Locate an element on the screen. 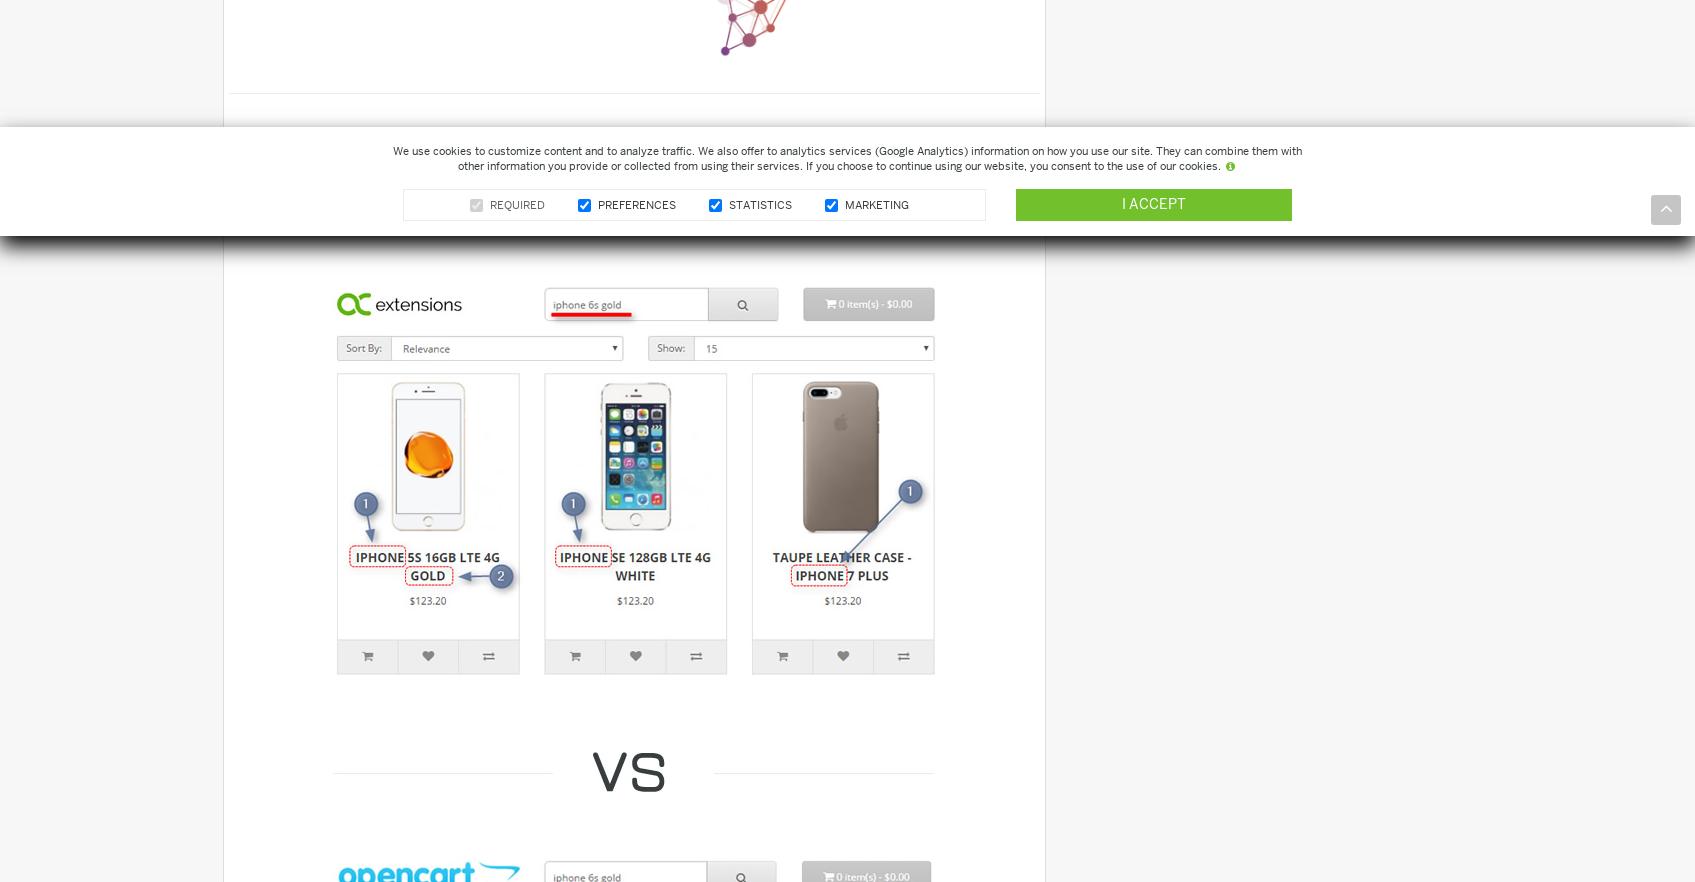 The image size is (1695, 882). 'Required' is located at coordinates (515, 204).